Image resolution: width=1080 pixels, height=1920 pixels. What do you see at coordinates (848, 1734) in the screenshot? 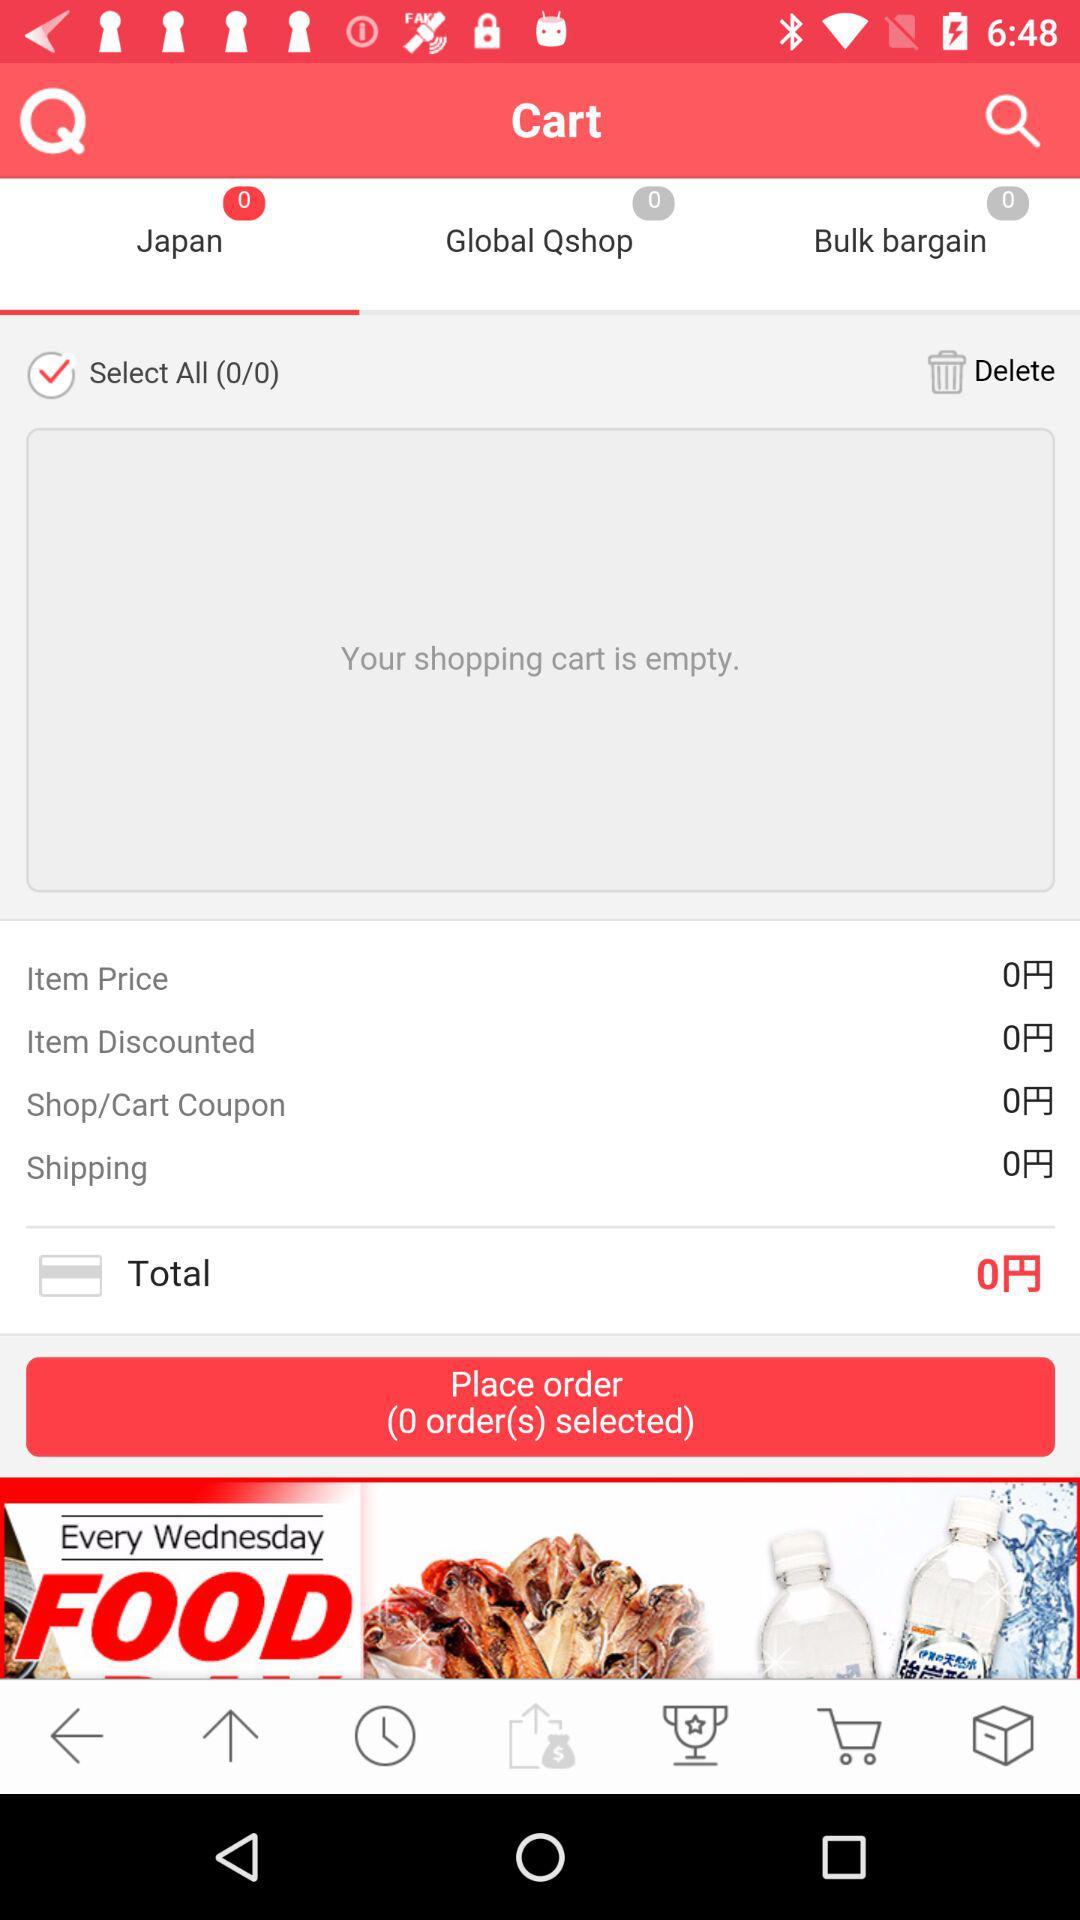
I see `shop now option` at bounding box center [848, 1734].